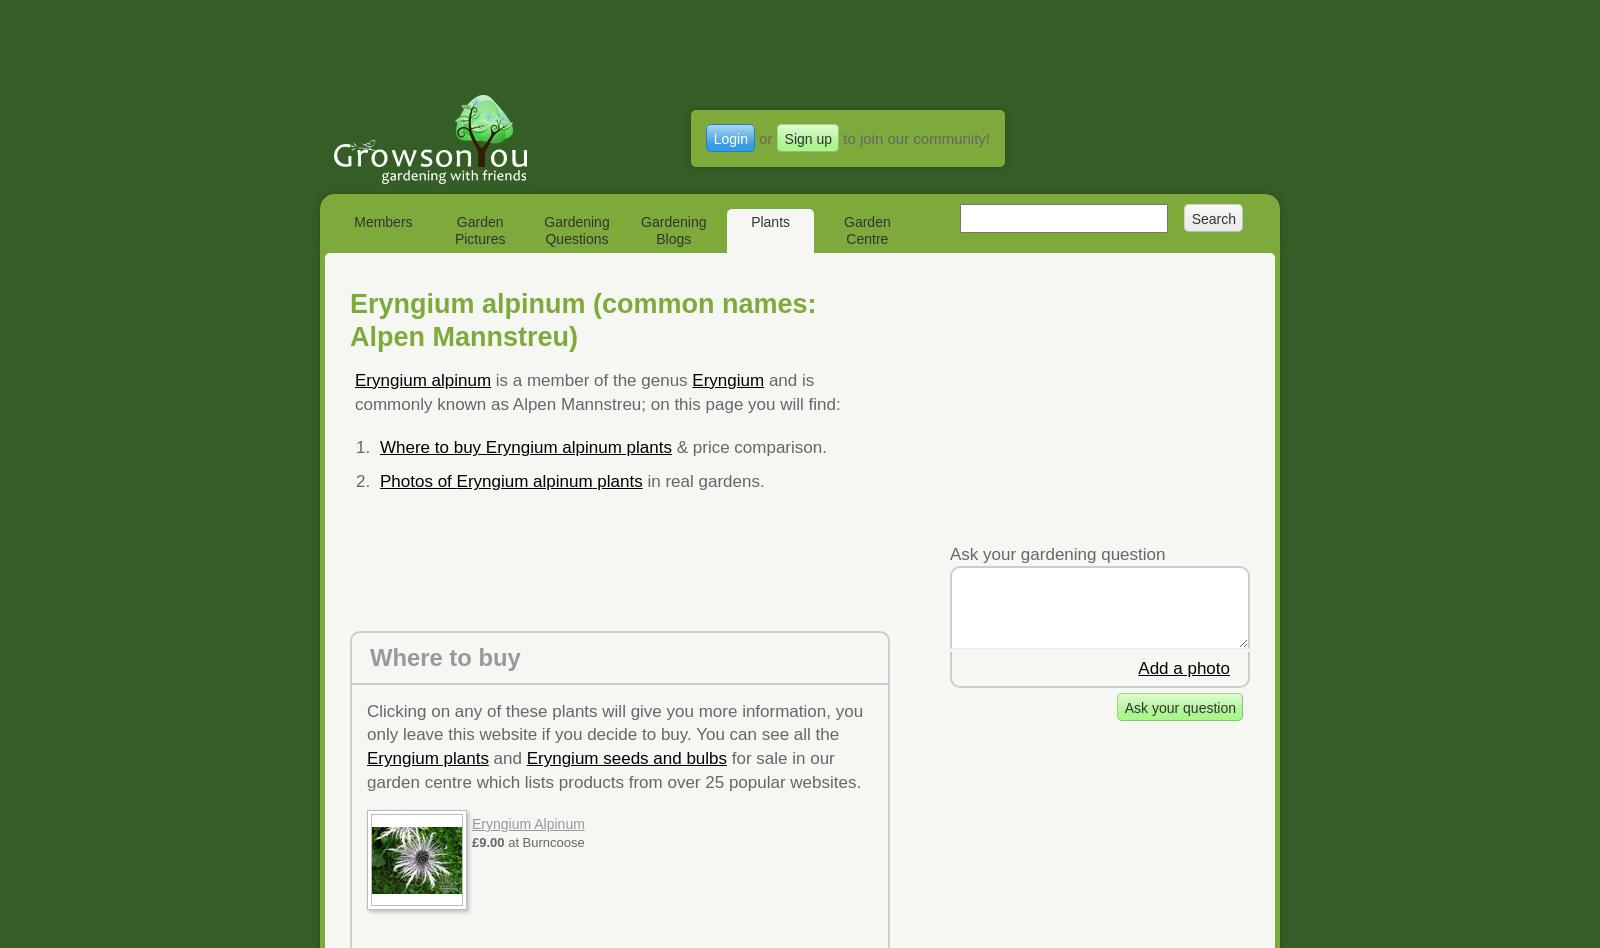 Image resolution: width=1600 pixels, height=948 pixels. What do you see at coordinates (1184, 667) in the screenshot?
I see `'Add a photo'` at bounding box center [1184, 667].